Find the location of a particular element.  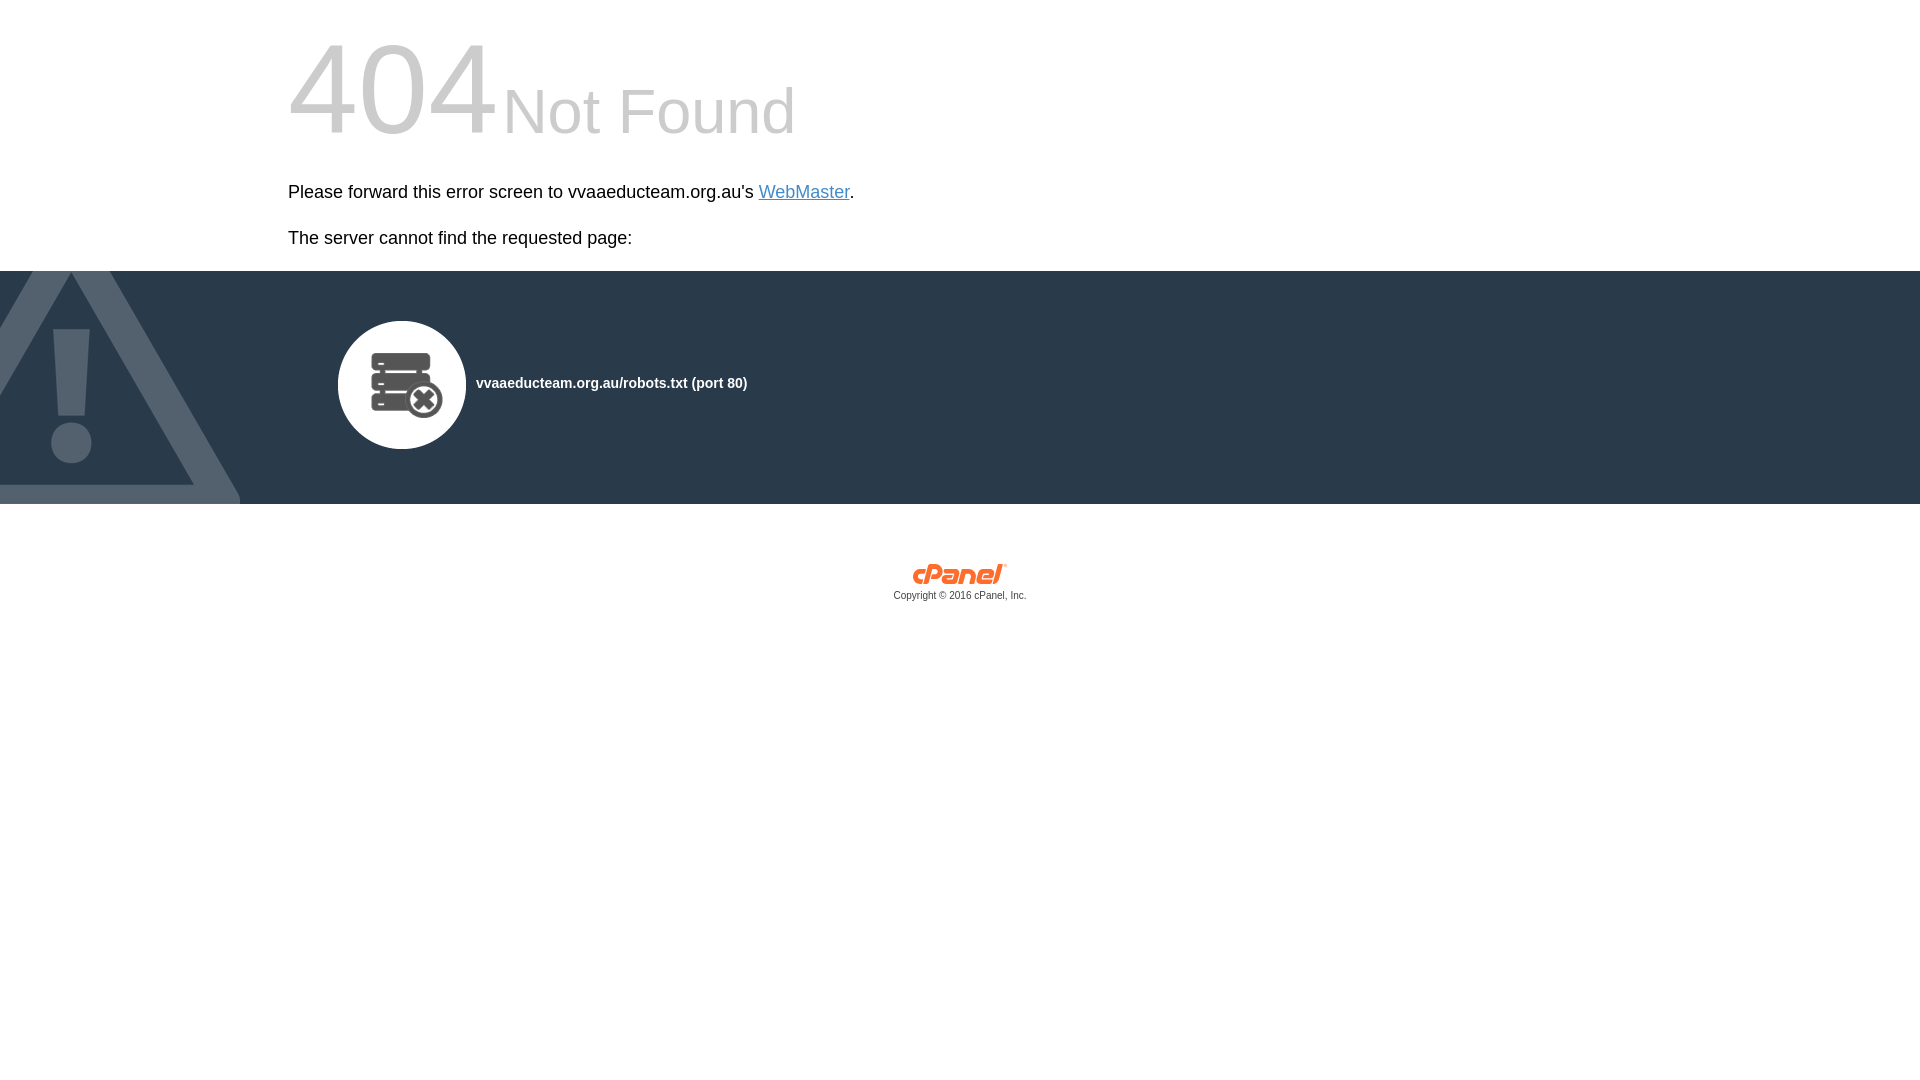

'WebMaster' is located at coordinates (804, 192).